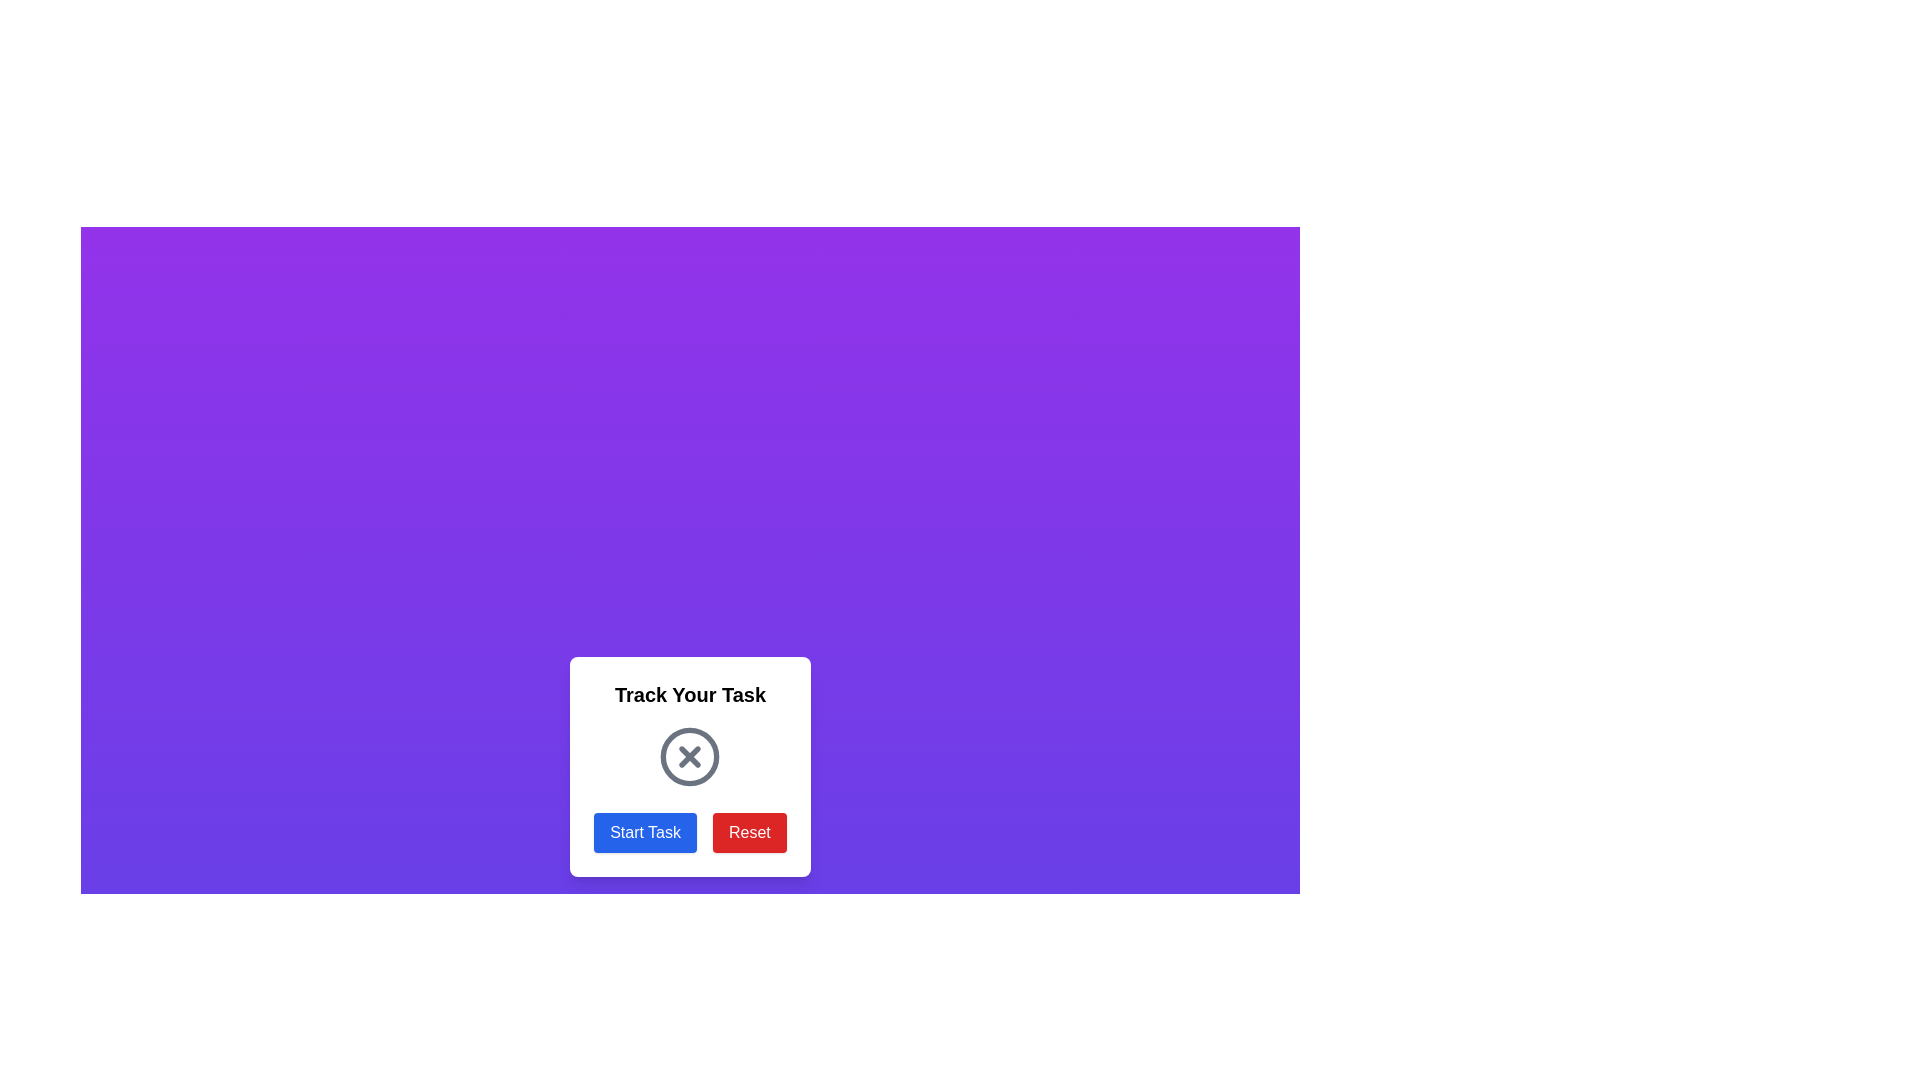 Image resolution: width=1920 pixels, height=1080 pixels. Describe the element at coordinates (690, 756) in the screenshot. I see `the gray circular icon with an 'X' shape inside, which is centrally positioned above the 'Start Task' and 'Reset' buttons within a white card` at that location.